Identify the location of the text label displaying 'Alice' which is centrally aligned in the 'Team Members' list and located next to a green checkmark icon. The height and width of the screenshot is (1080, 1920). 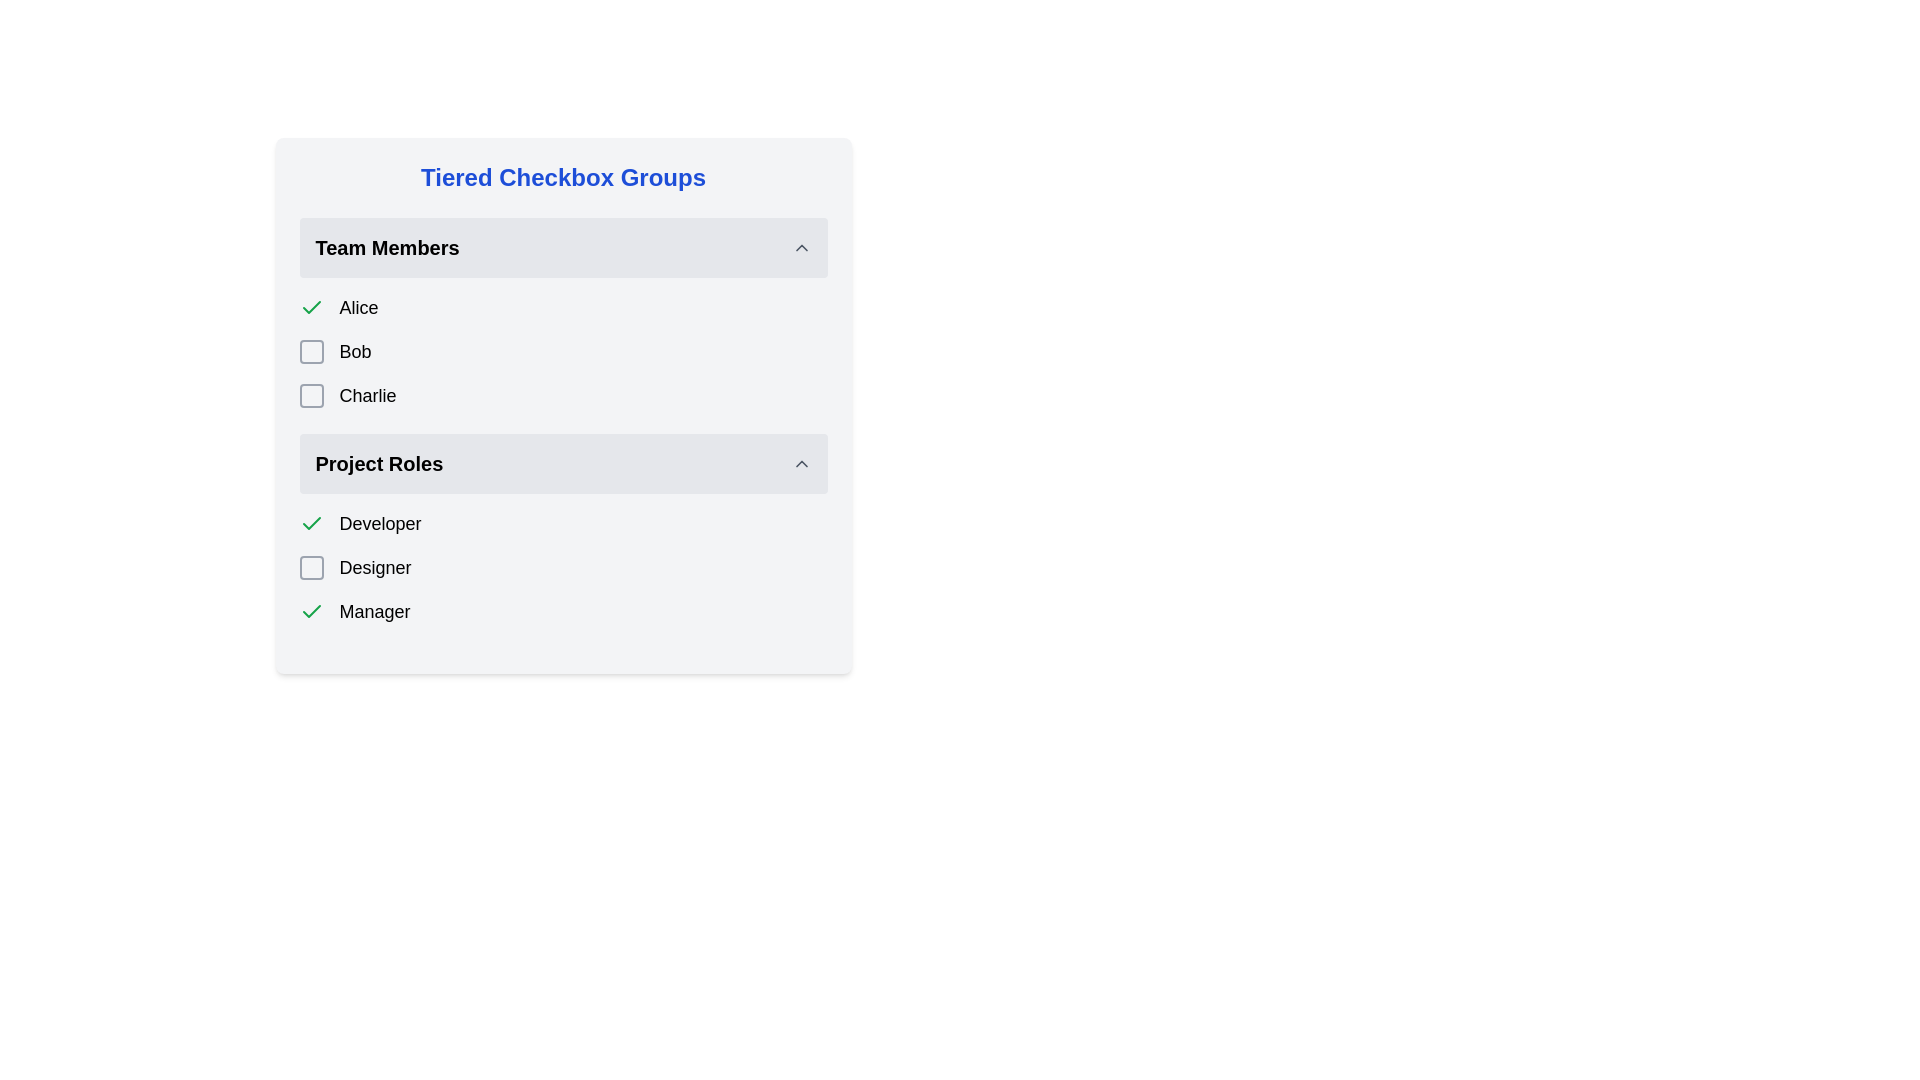
(359, 308).